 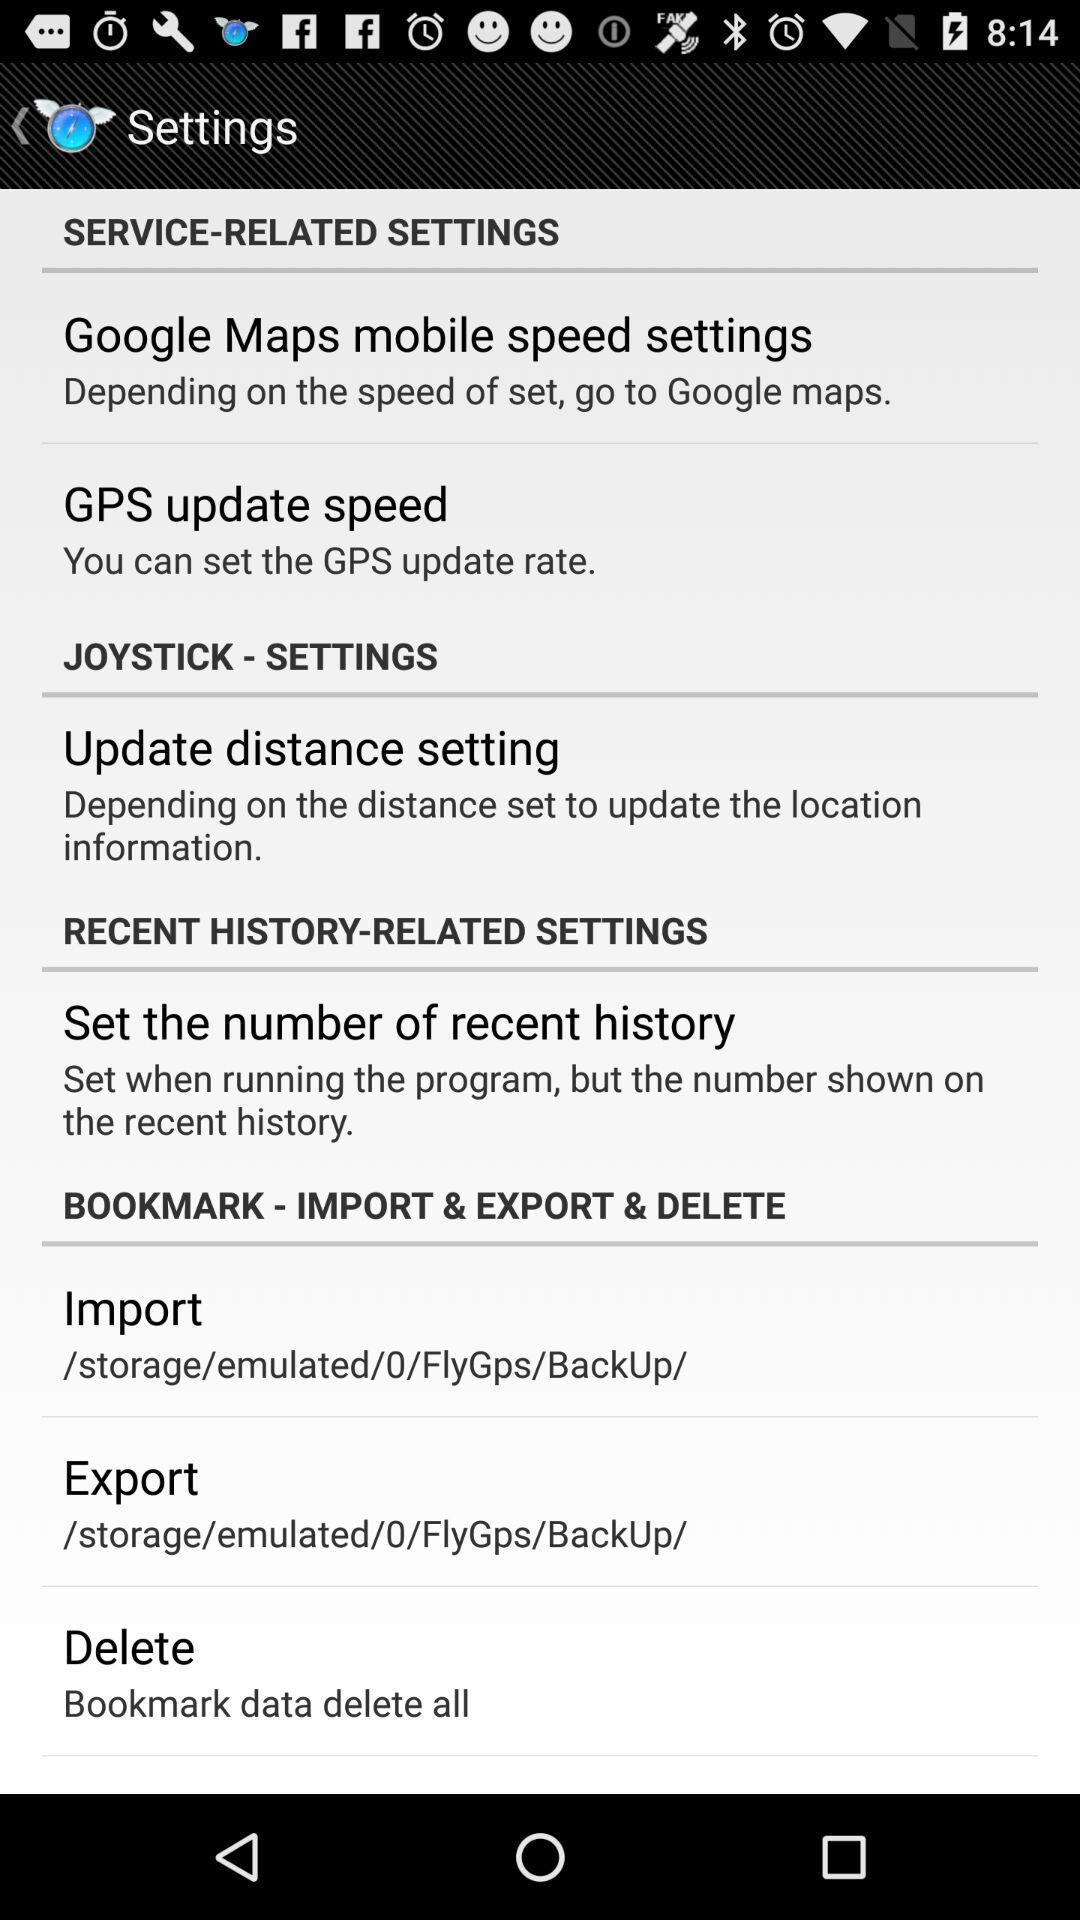 I want to click on the item above the import, so click(x=540, y=1203).